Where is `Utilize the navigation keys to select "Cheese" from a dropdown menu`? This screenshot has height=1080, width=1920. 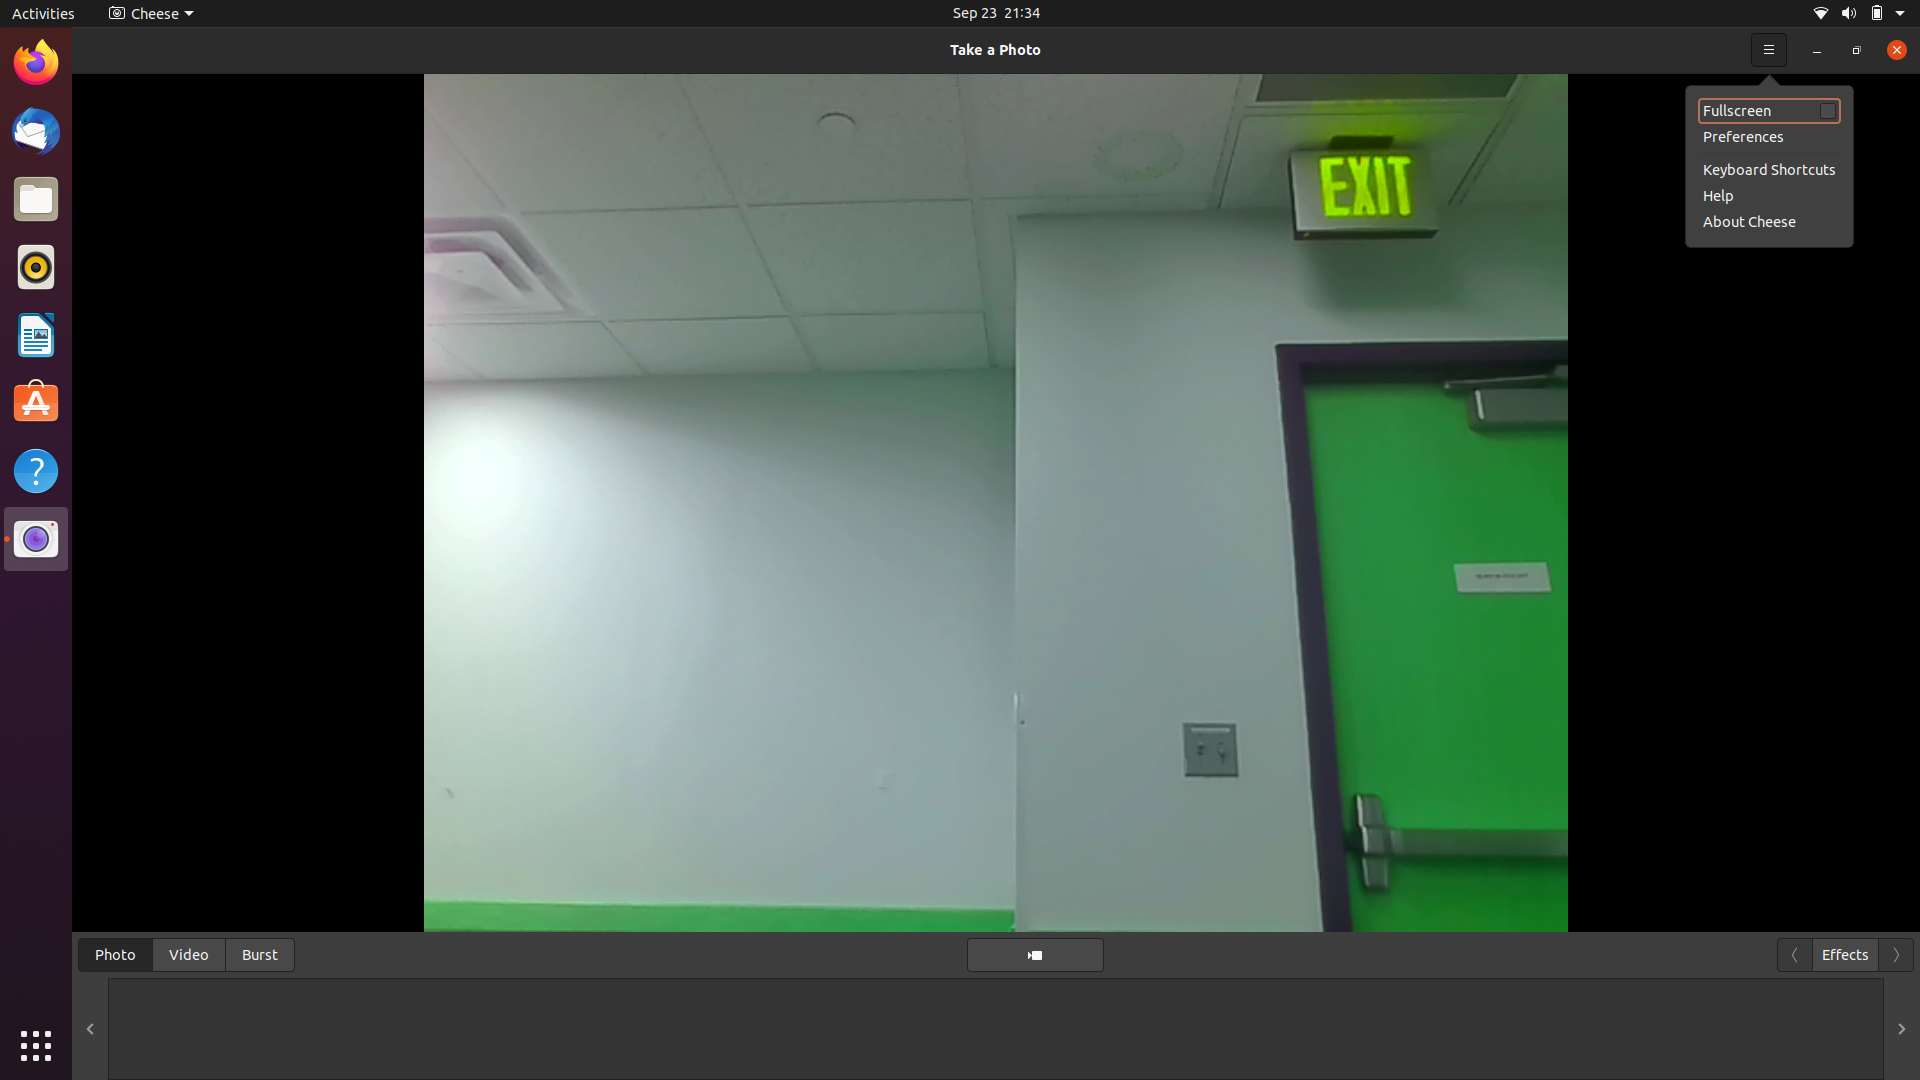 Utilize the navigation keys to select "Cheese" from a dropdown menu is located at coordinates (1890, 48).